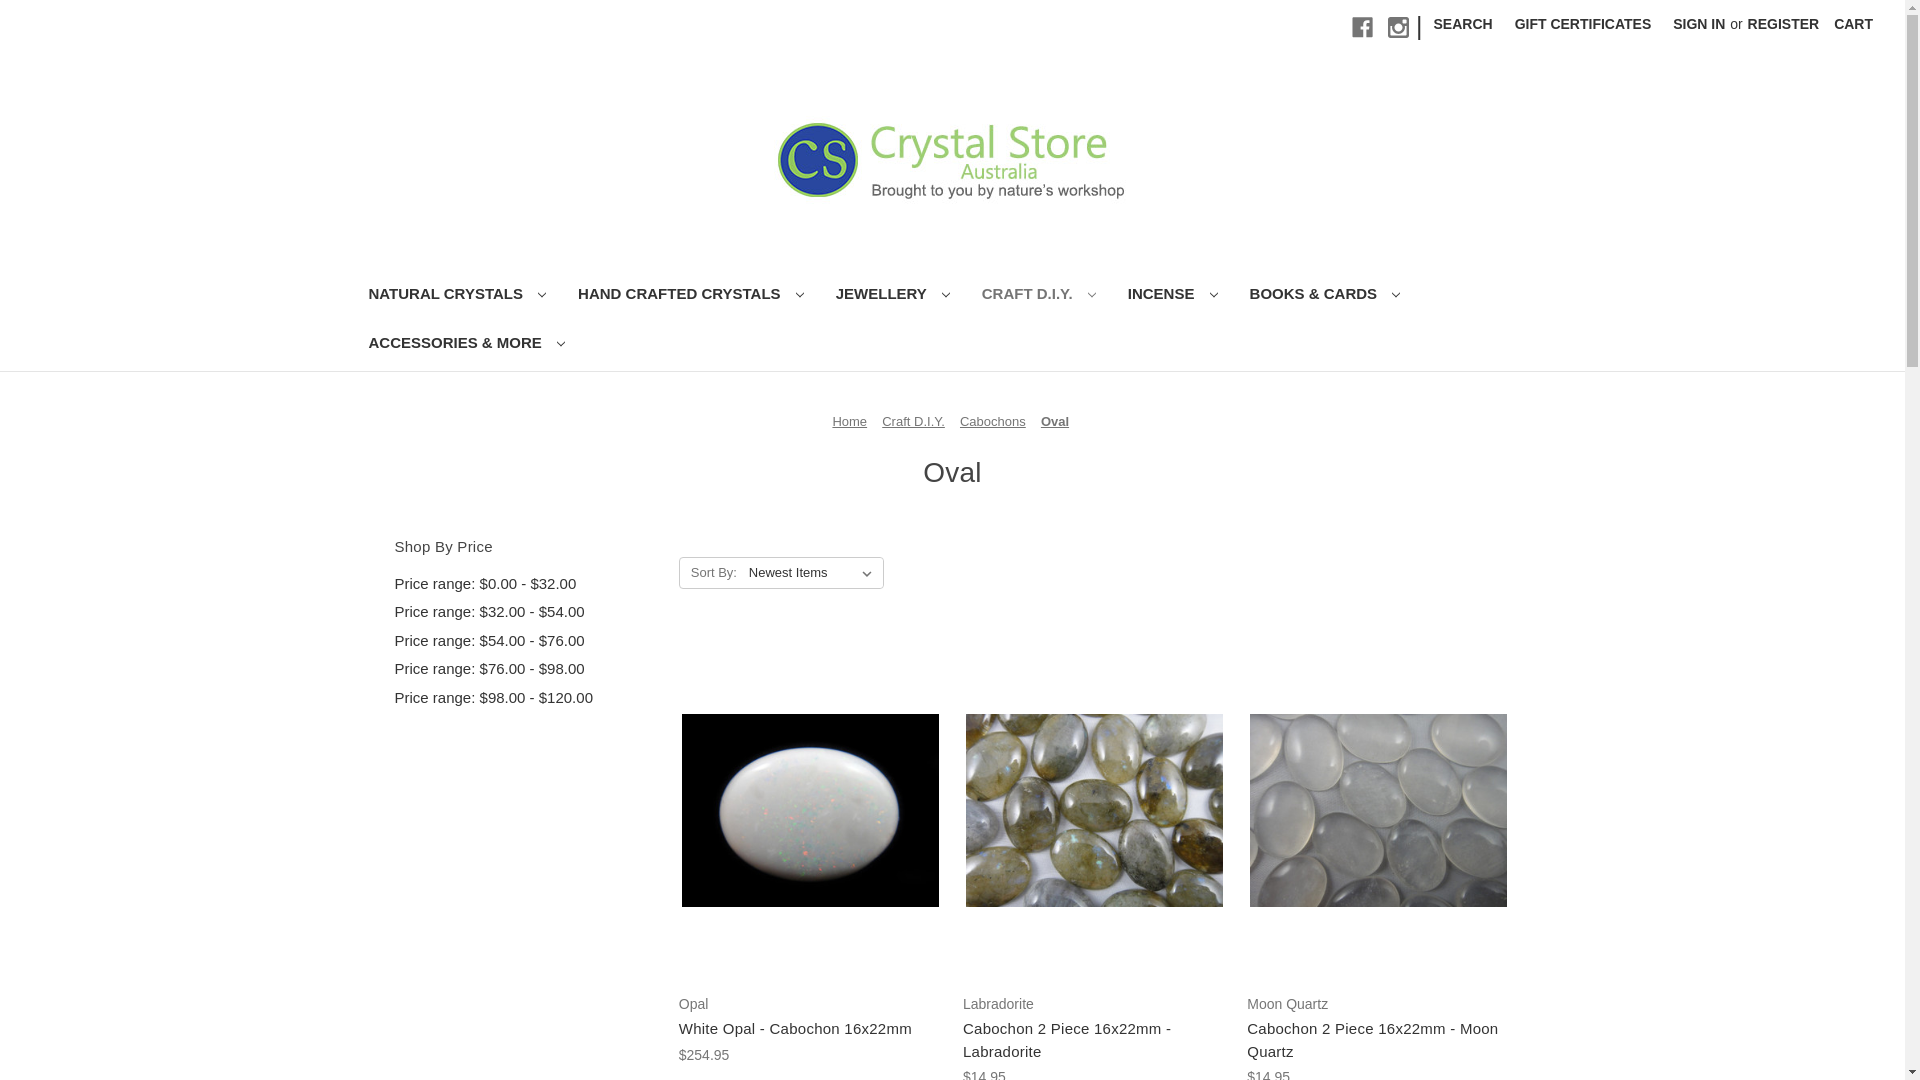  I want to click on 'Price range: $98.00 - $120.00', so click(525, 697).